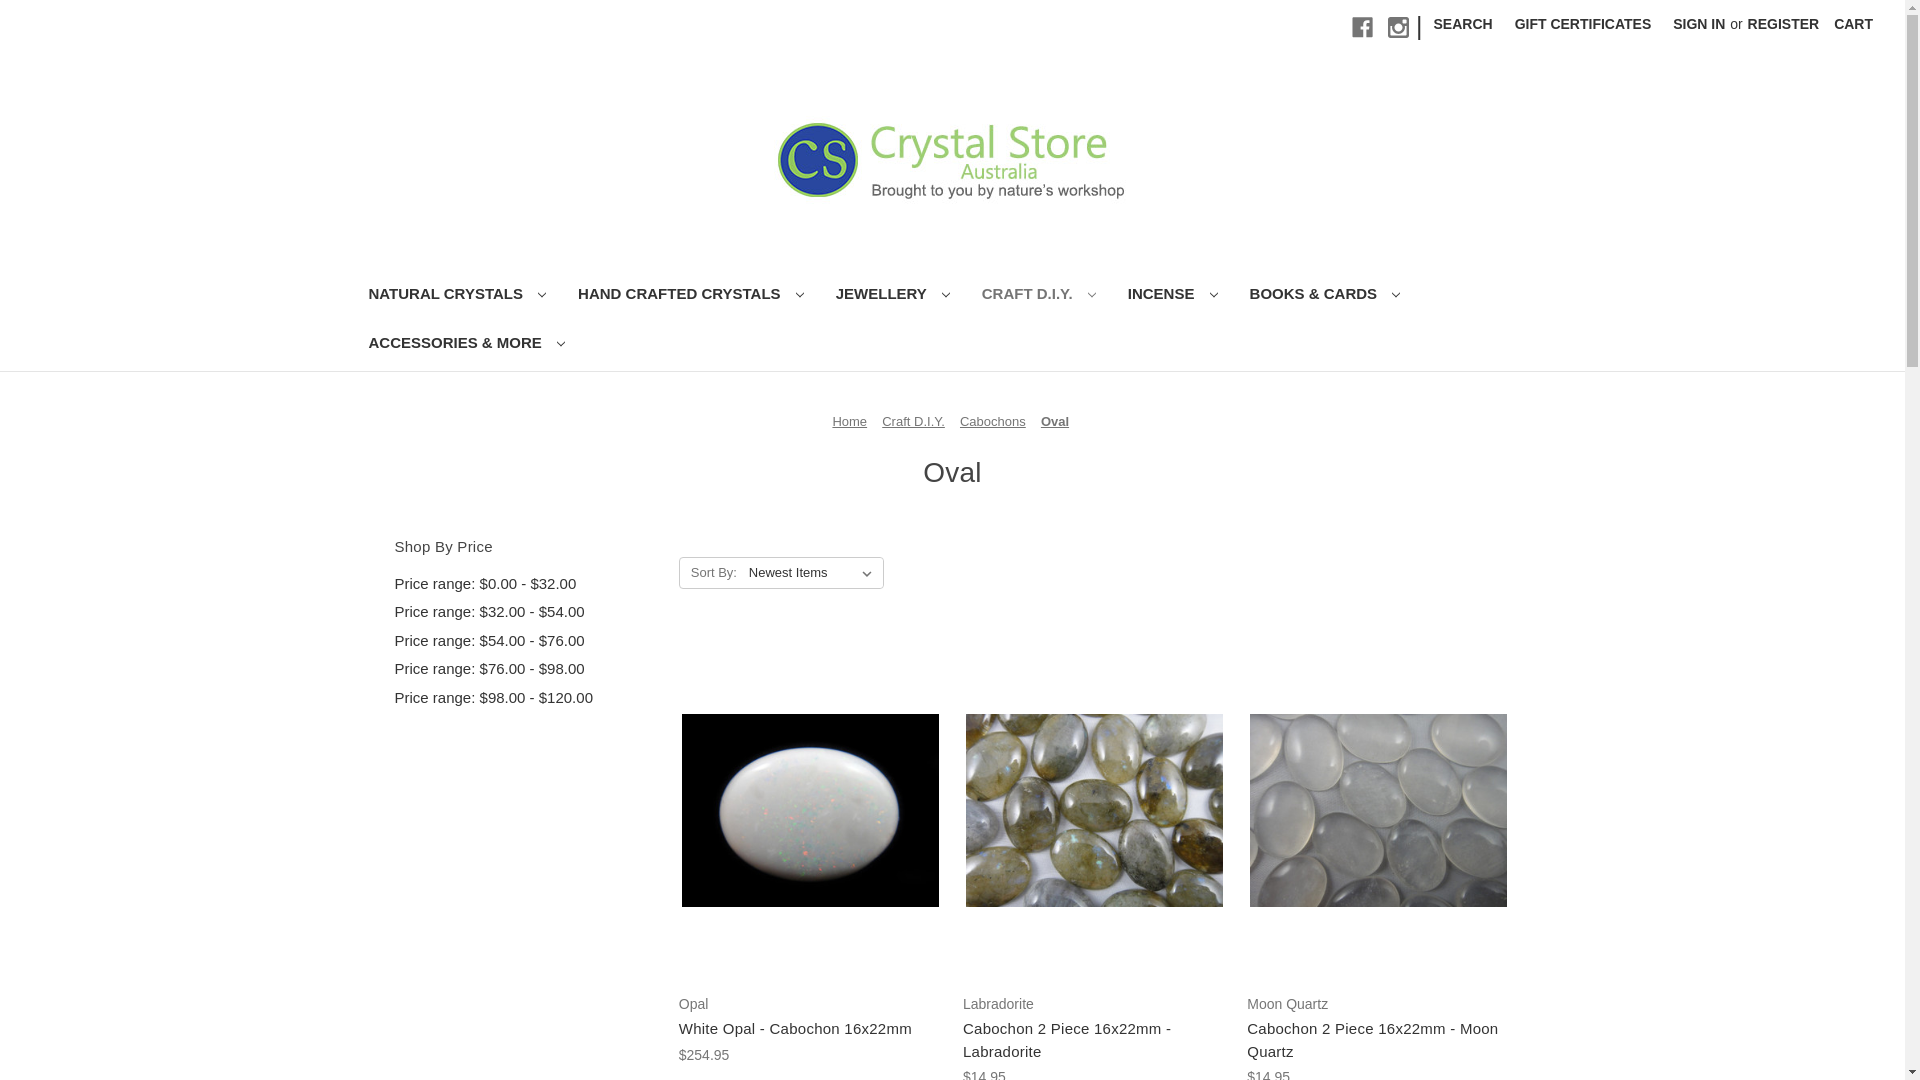  I want to click on 'Price range: $98.00 - $120.00', so click(525, 697).